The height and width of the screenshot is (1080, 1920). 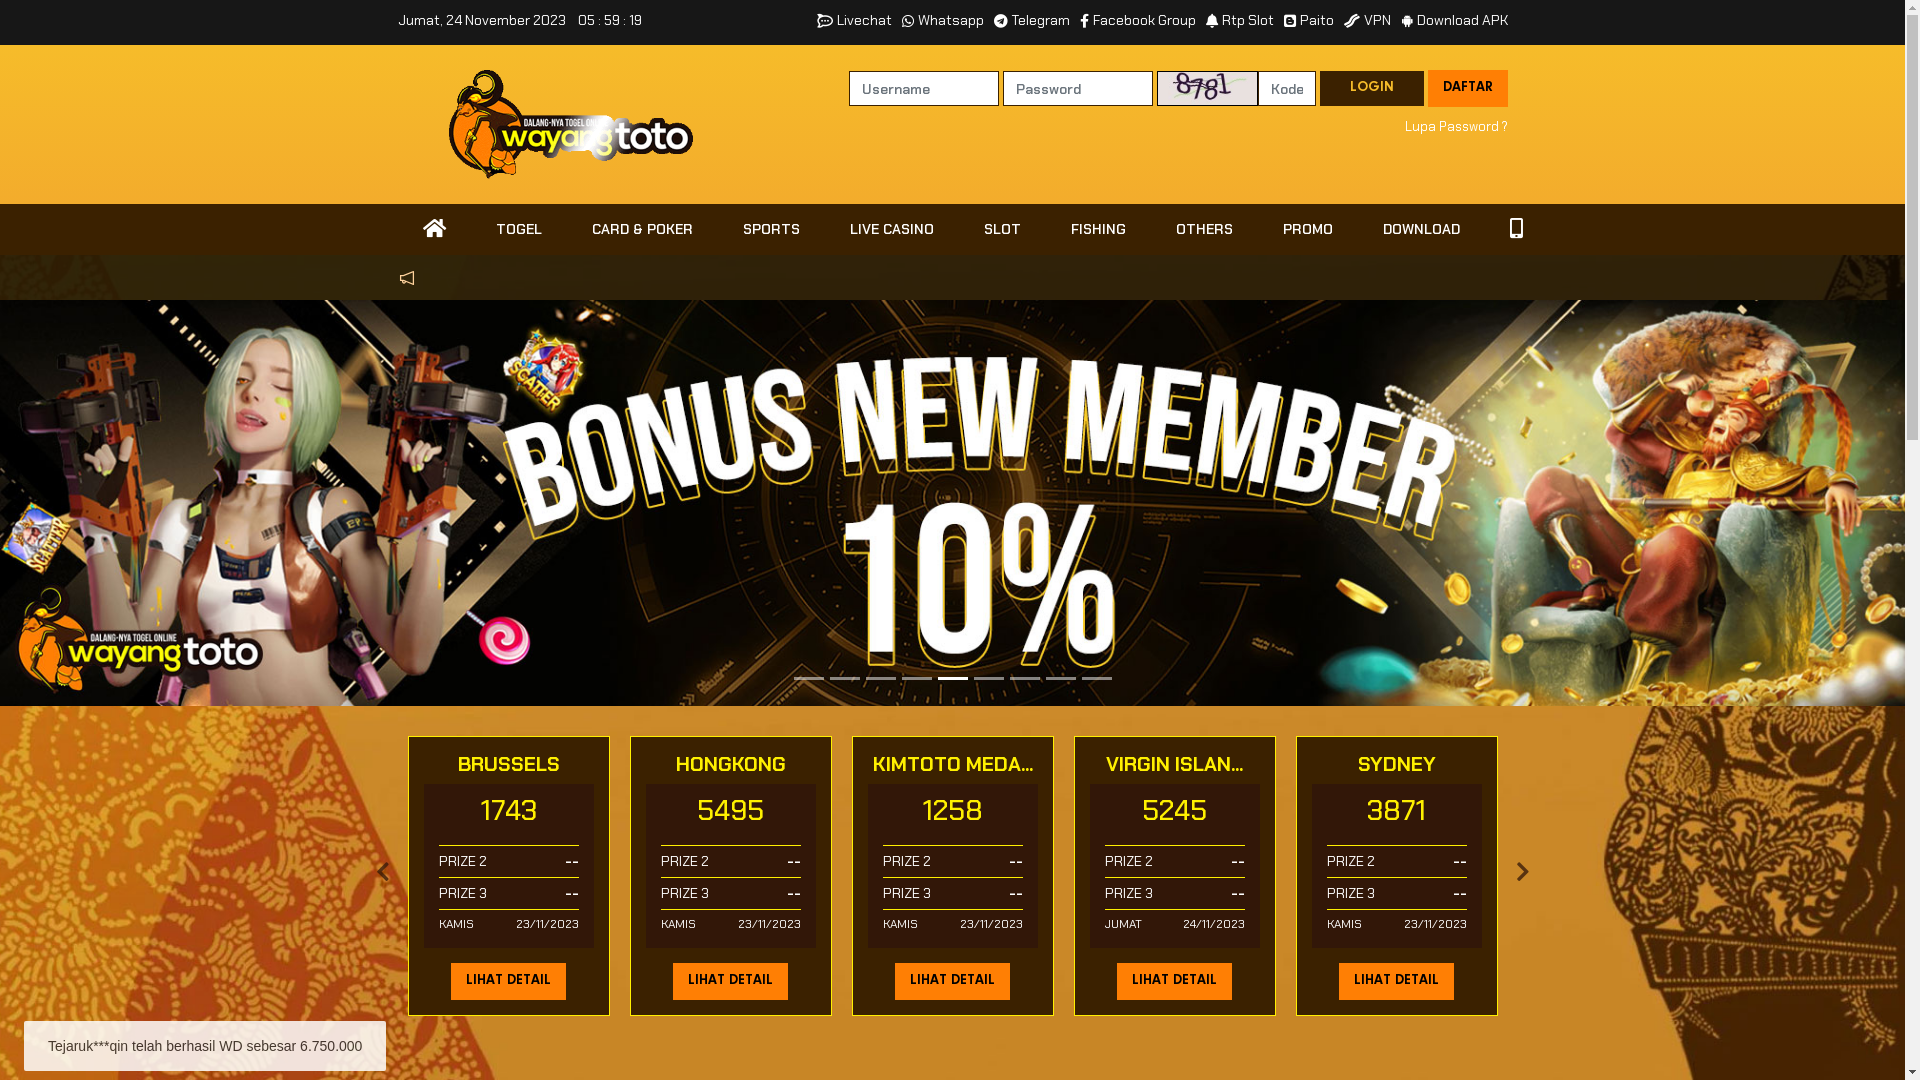 I want to click on 'FISHING', so click(x=1097, y=228).